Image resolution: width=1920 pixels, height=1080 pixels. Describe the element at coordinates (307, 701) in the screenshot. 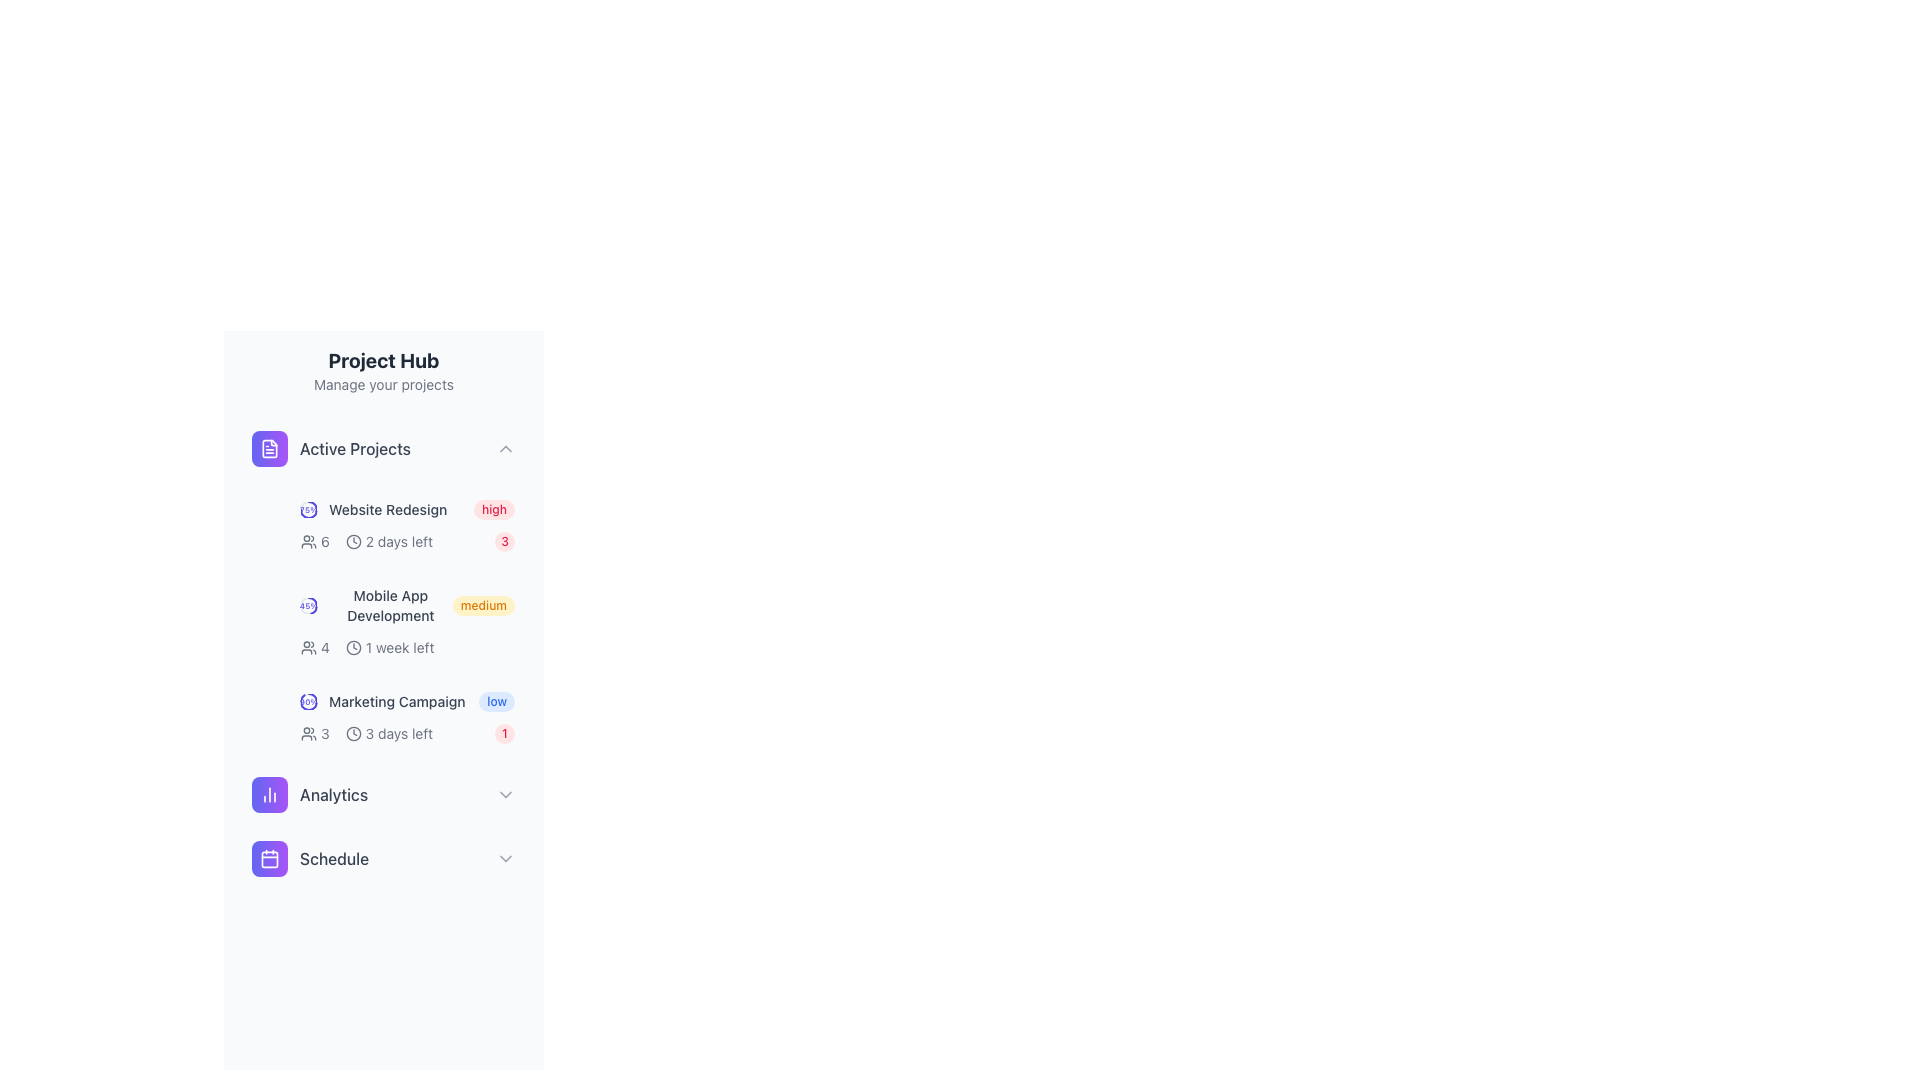

I see `the progress indicator or status icon located to the left of the 'Marketing Campaign' label in the Active Projects section` at that location.